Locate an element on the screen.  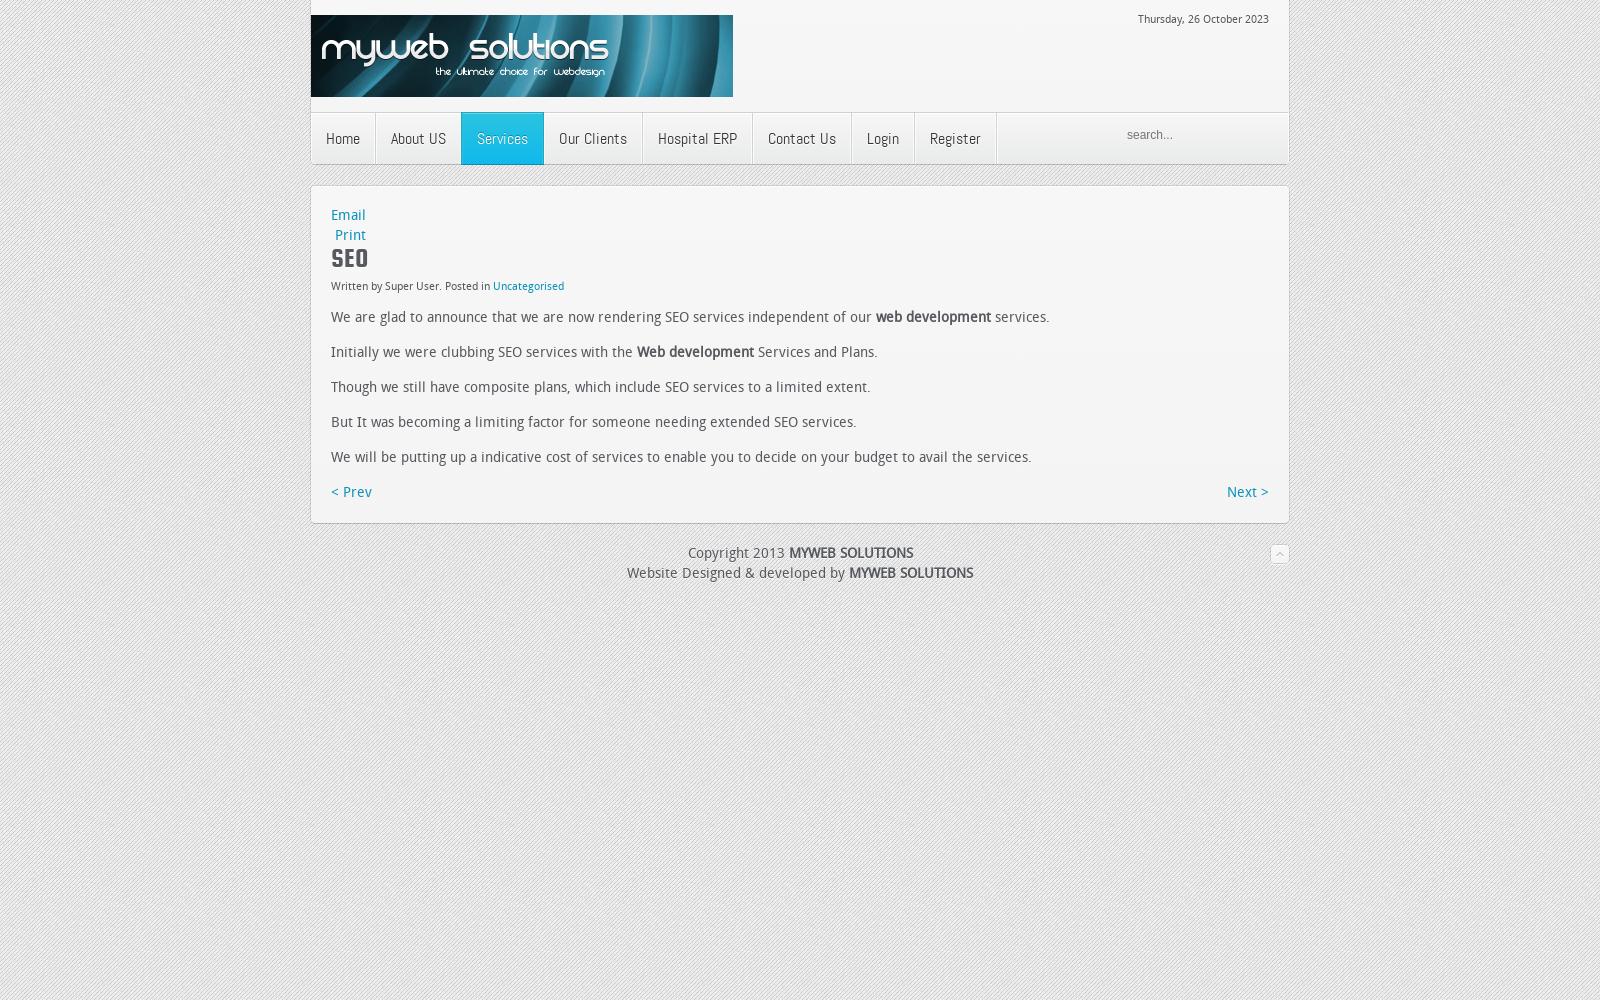
'Our Clients' is located at coordinates (591, 139).